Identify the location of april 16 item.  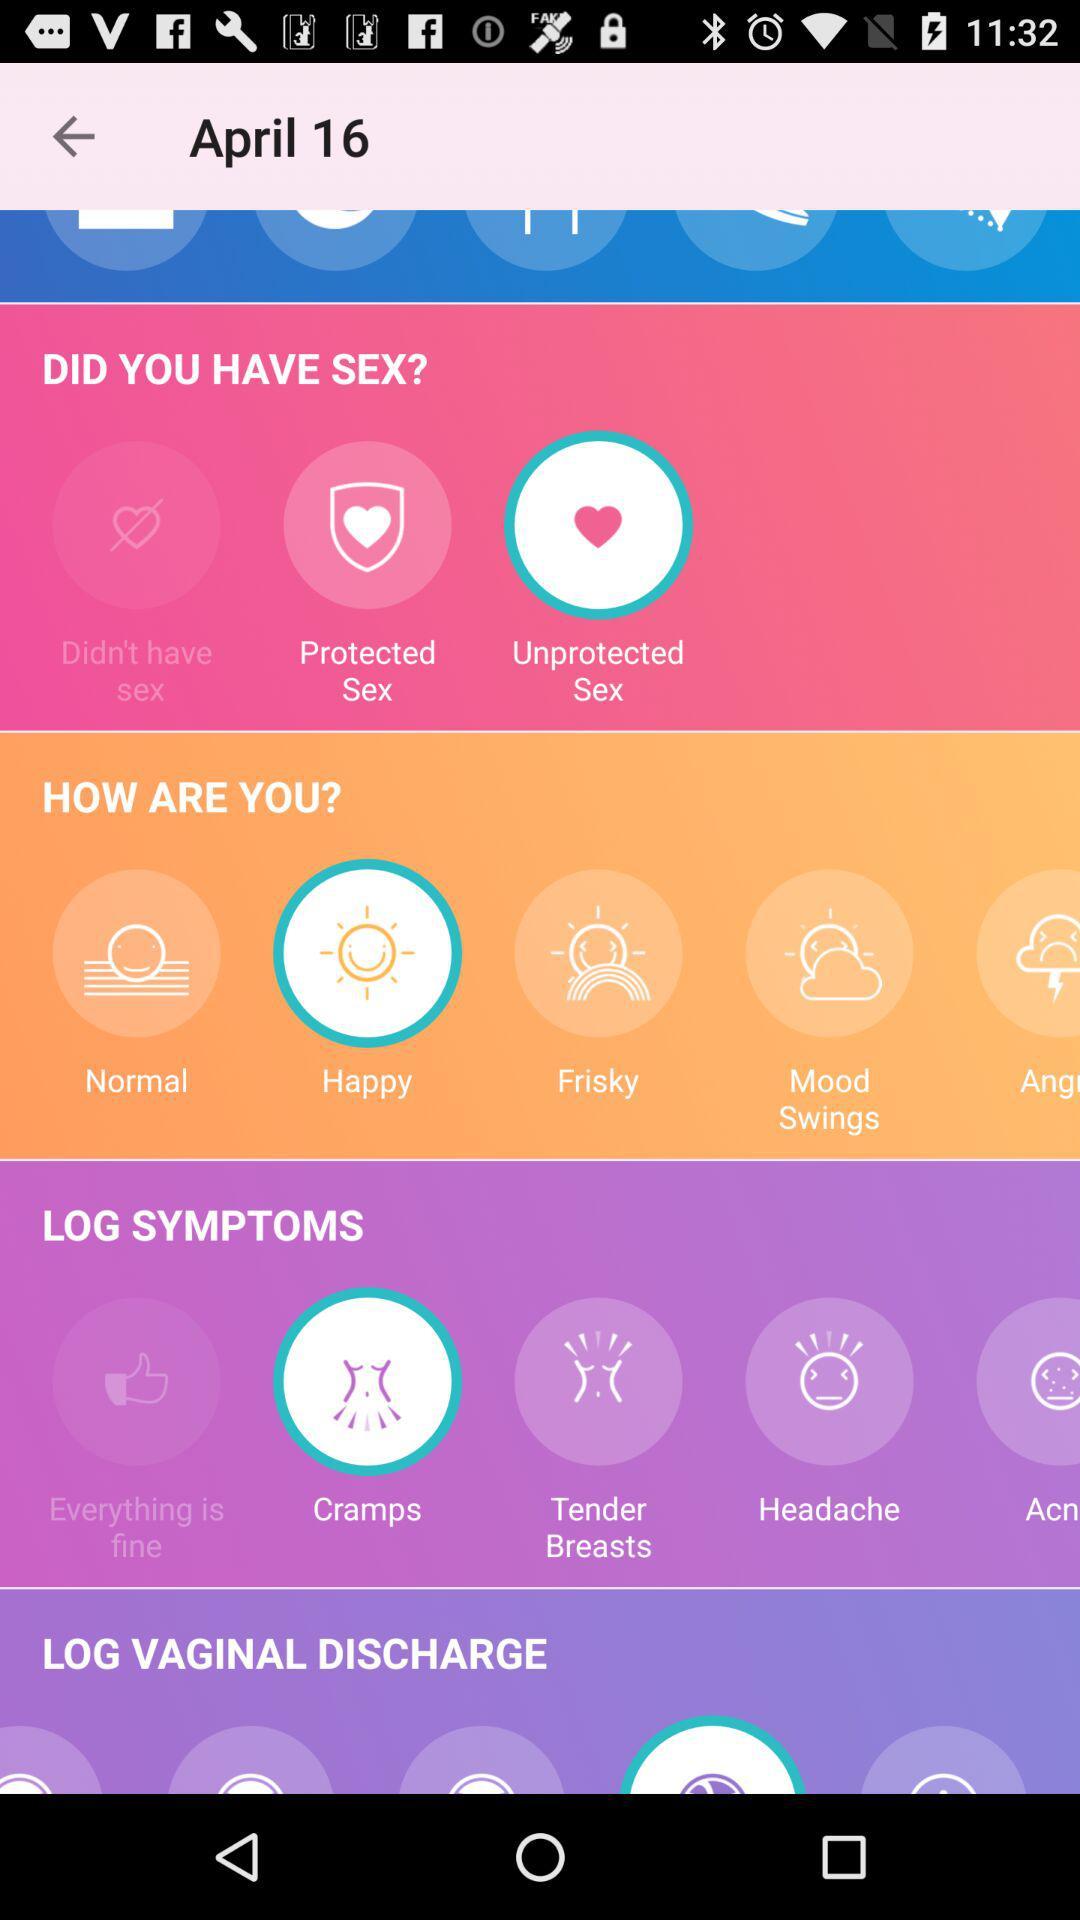
(290, 135).